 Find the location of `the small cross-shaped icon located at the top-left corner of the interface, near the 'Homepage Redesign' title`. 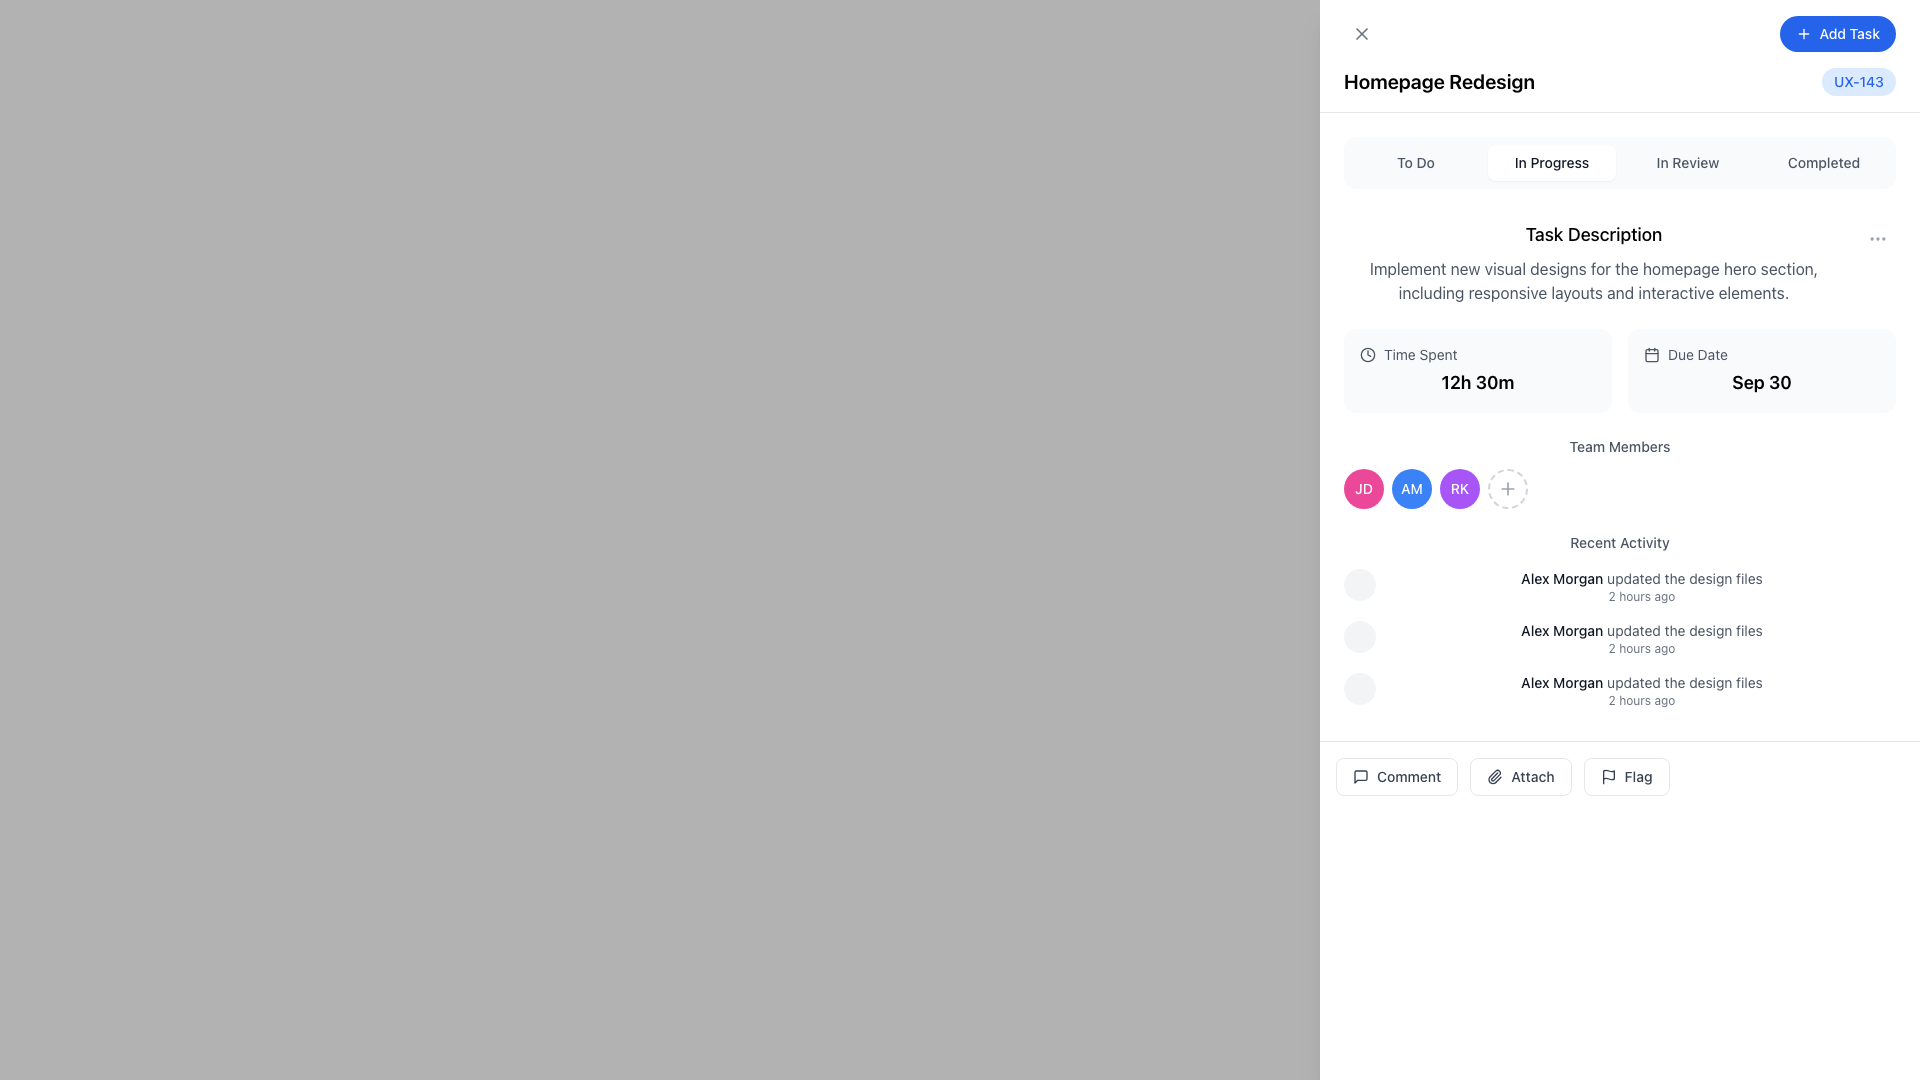

the small cross-shaped icon located at the top-left corner of the interface, near the 'Homepage Redesign' title is located at coordinates (1361, 34).